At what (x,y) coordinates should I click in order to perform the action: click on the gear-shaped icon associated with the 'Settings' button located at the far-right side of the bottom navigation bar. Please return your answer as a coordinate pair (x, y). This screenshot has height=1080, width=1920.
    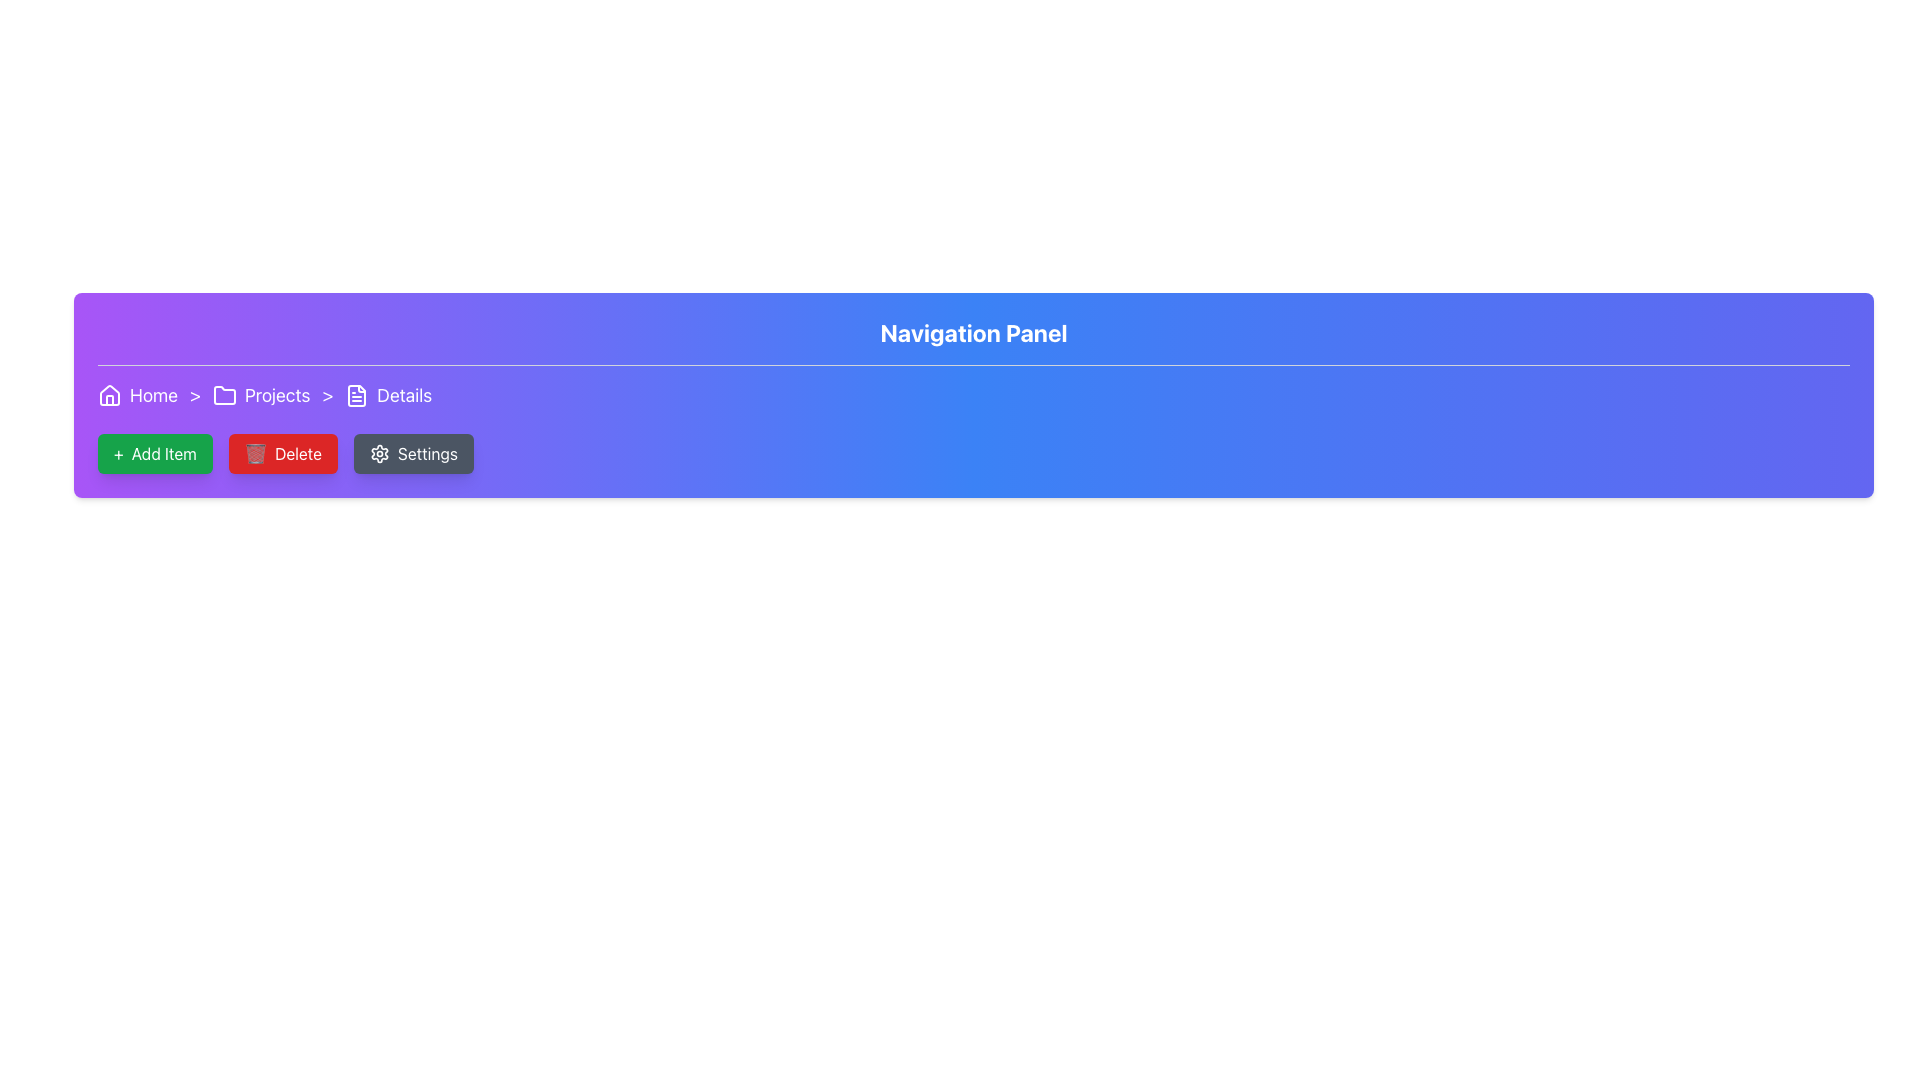
    Looking at the image, I should click on (379, 454).